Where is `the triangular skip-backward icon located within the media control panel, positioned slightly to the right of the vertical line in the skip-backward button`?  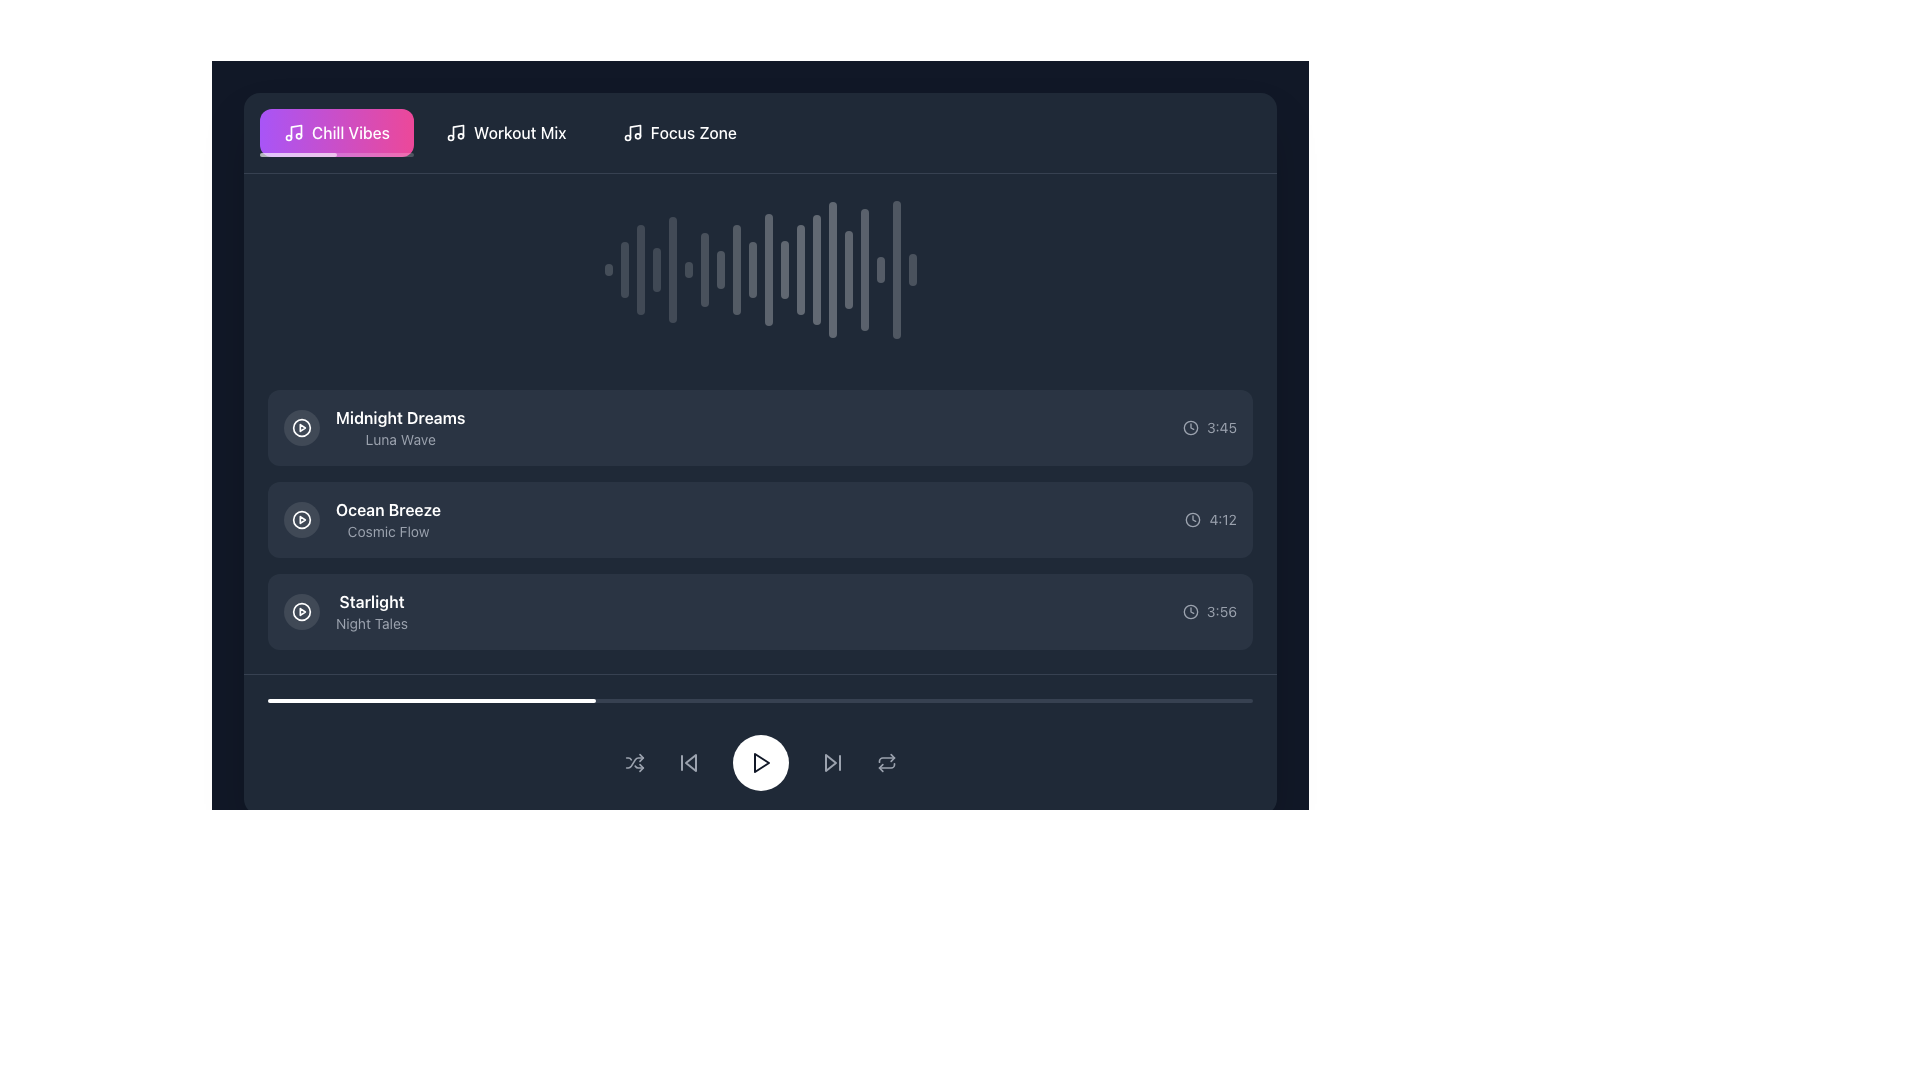 the triangular skip-backward icon located within the media control panel, positioned slightly to the right of the vertical line in the skip-backward button is located at coordinates (690, 763).